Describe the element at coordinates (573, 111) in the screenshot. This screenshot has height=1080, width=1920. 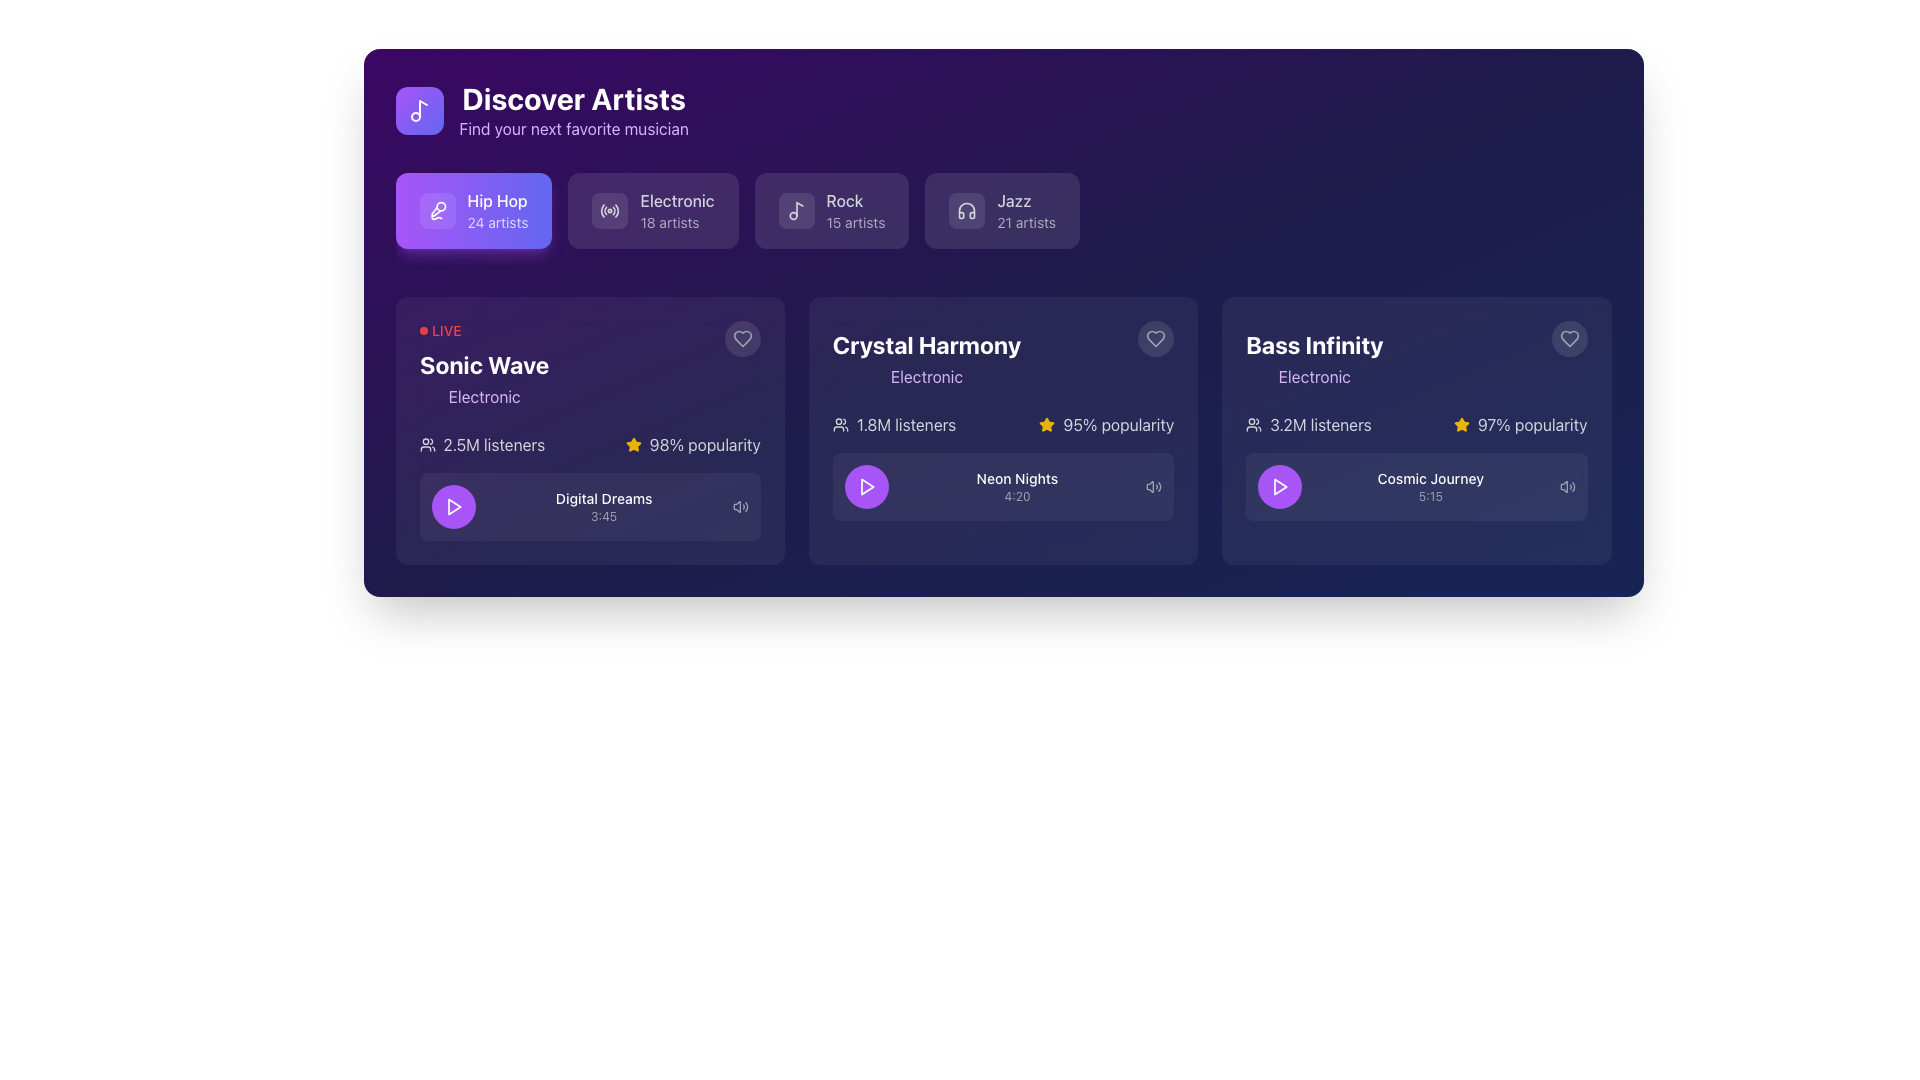
I see `the text display element that serves as the header for the artist discovery feature, located to the right of a gradient purple square with a musical note icon` at that location.